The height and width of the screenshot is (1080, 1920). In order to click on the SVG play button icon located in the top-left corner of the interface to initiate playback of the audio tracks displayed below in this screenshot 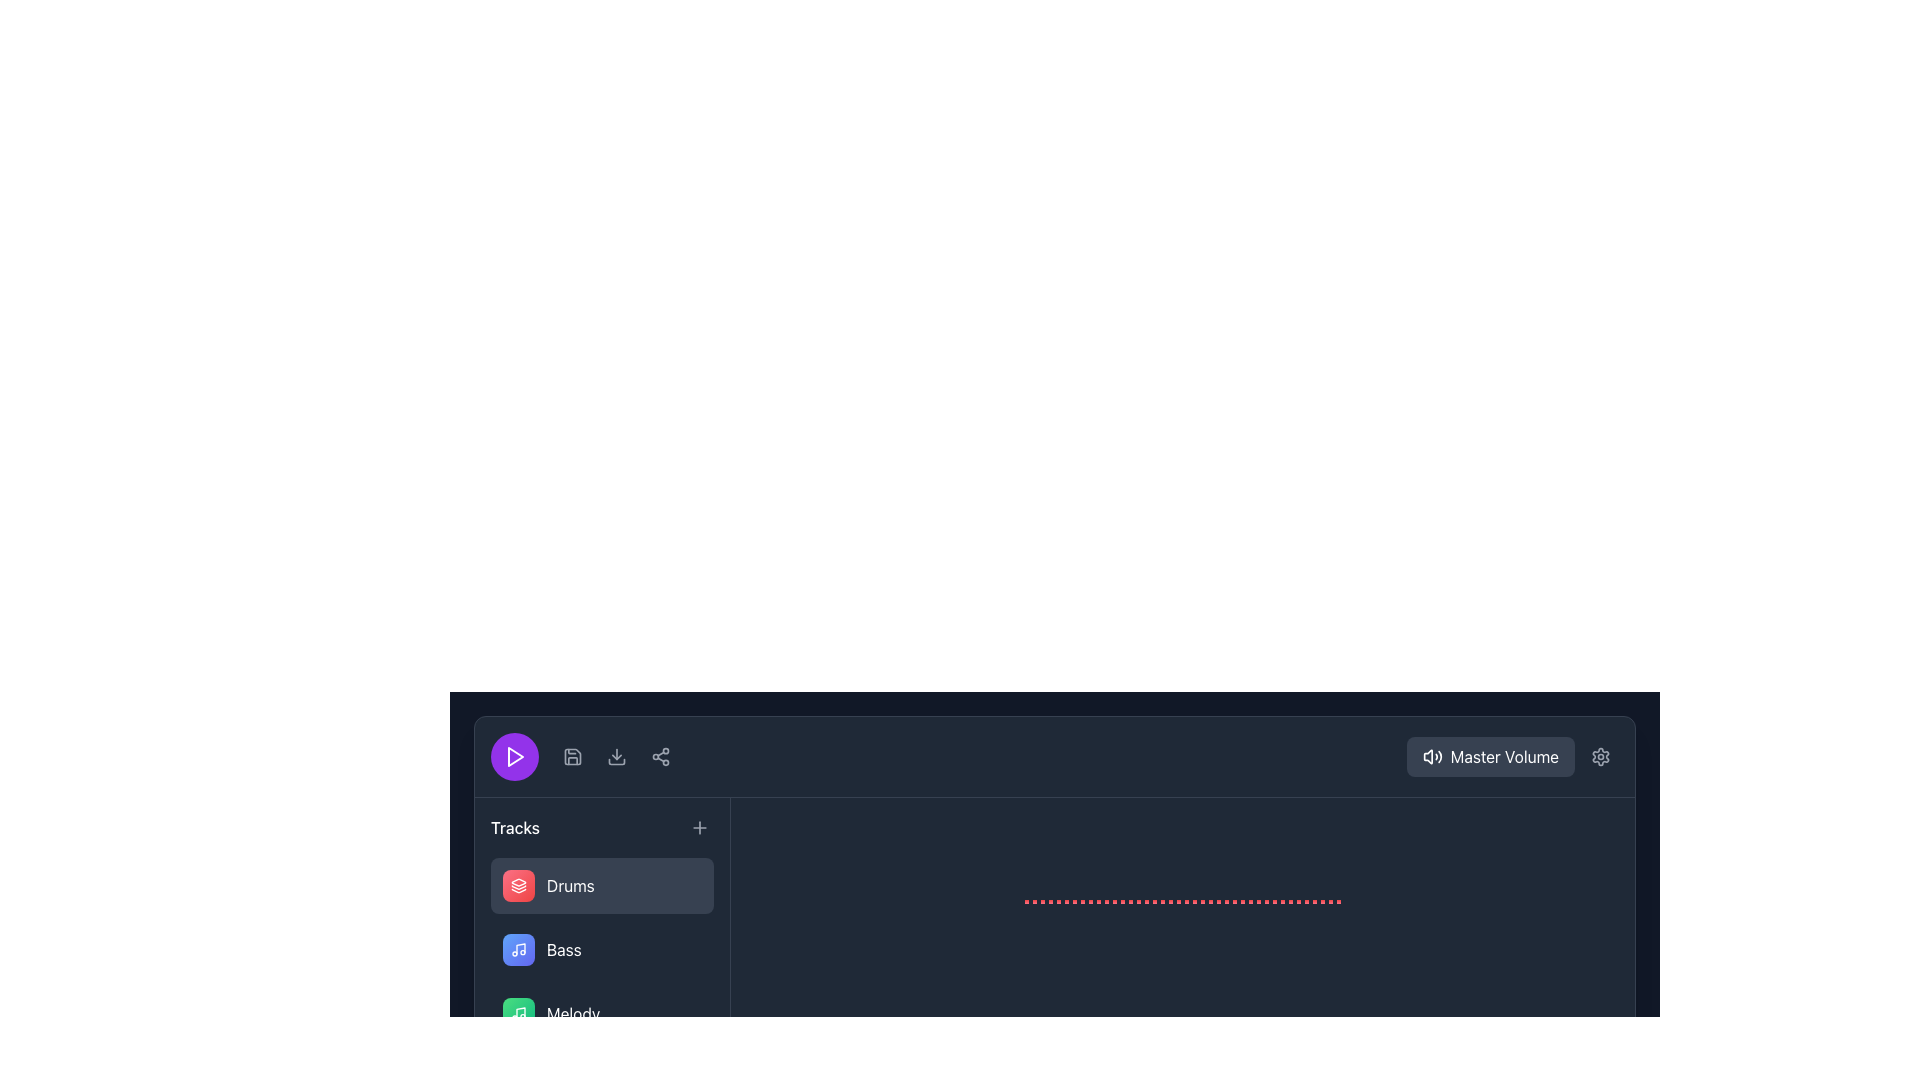, I will do `click(514, 756)`.